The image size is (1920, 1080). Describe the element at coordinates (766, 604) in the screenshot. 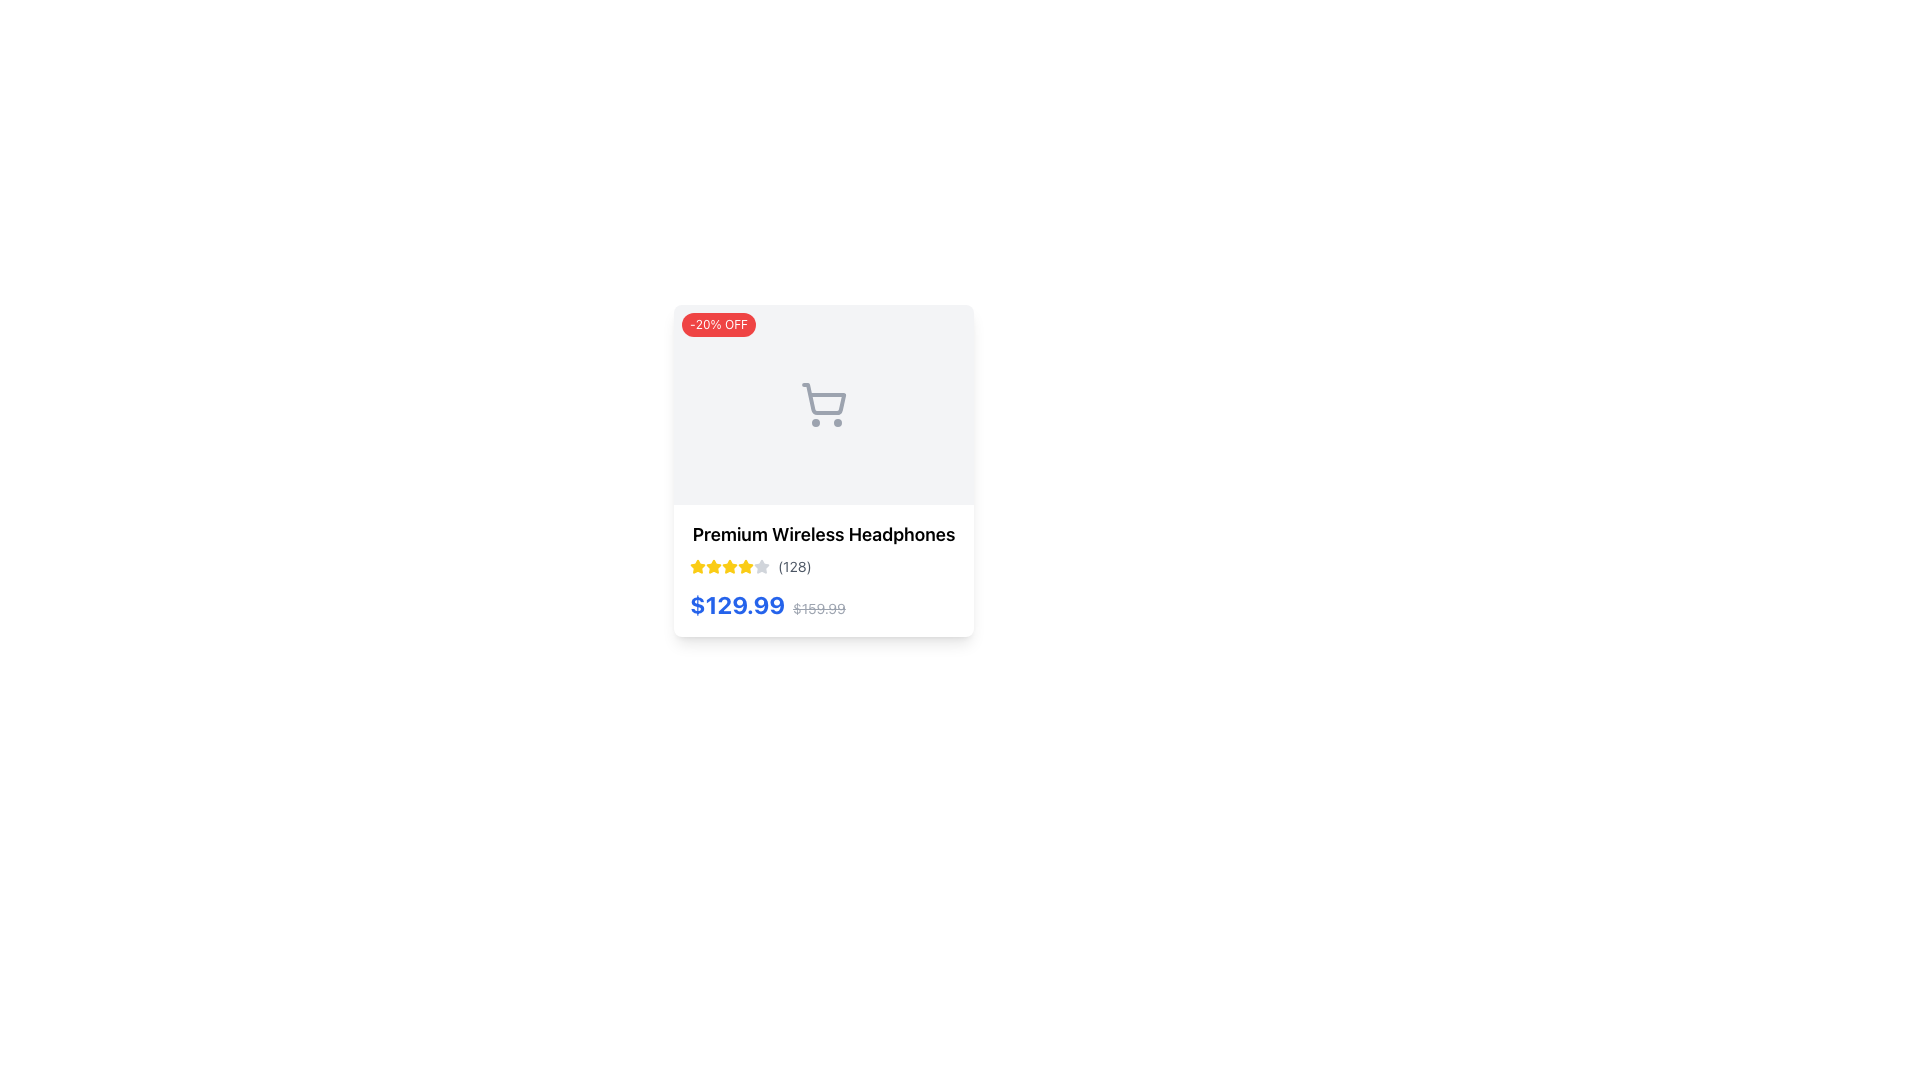

I see `the Price display section that shows the discounted price ($129.99) in bold blue font and the original price ($159.99) in strikethrough gray font, located at the bottom of the product card` at that location.